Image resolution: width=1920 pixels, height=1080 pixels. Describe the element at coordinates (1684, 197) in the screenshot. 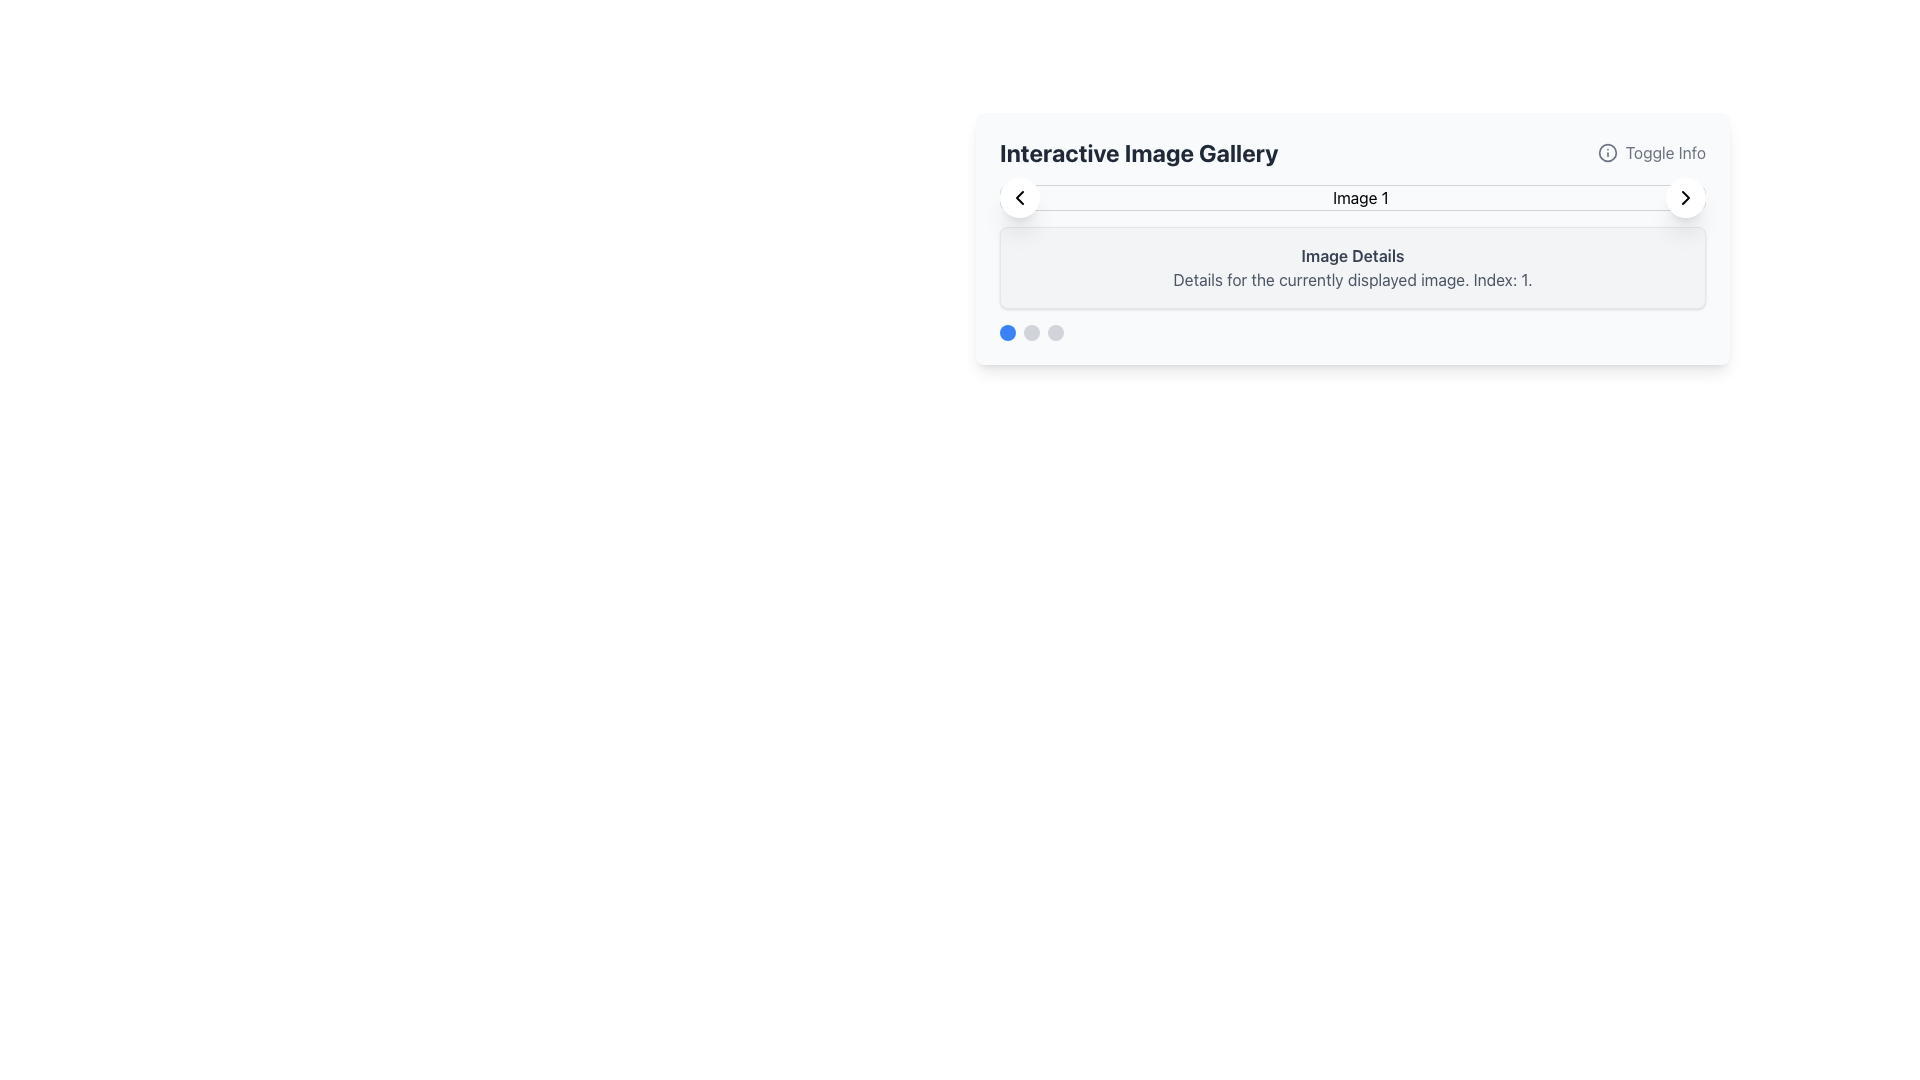

I see `the circular button with a white background and a rightward-pointing chevron icon` at that location.